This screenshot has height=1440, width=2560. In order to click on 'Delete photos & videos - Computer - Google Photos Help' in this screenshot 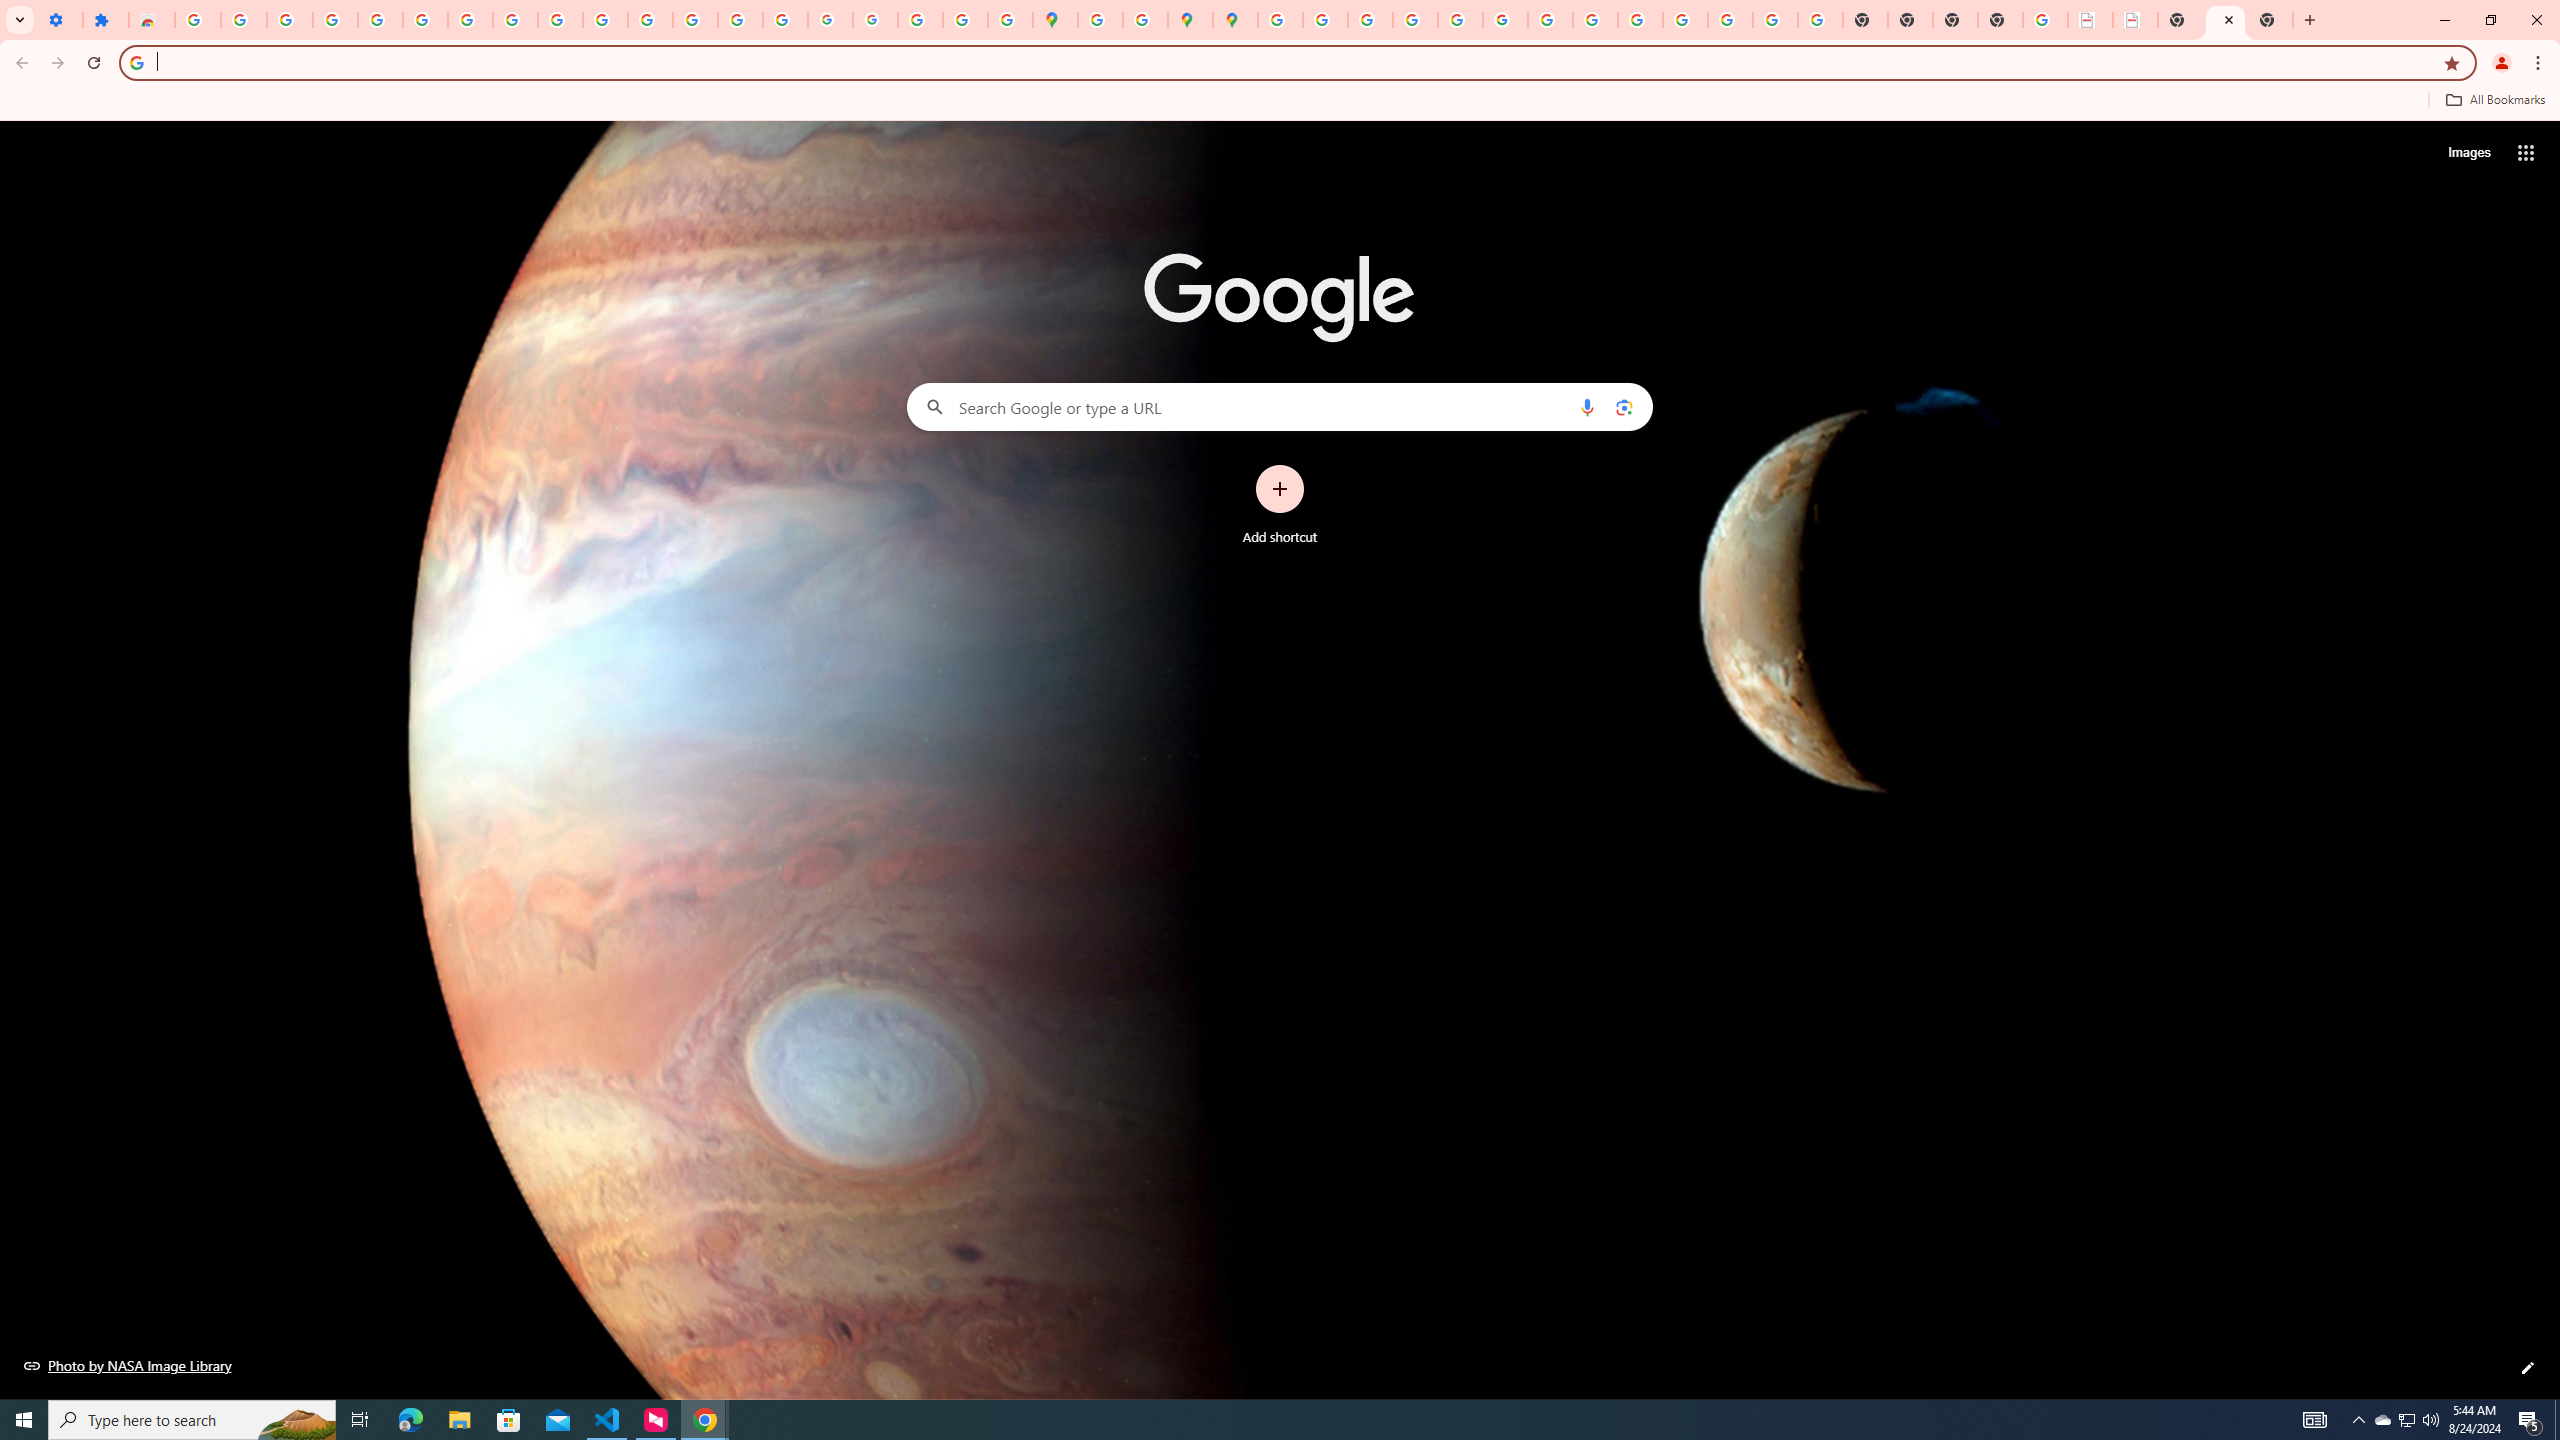, I will do `click(289, 19)`.